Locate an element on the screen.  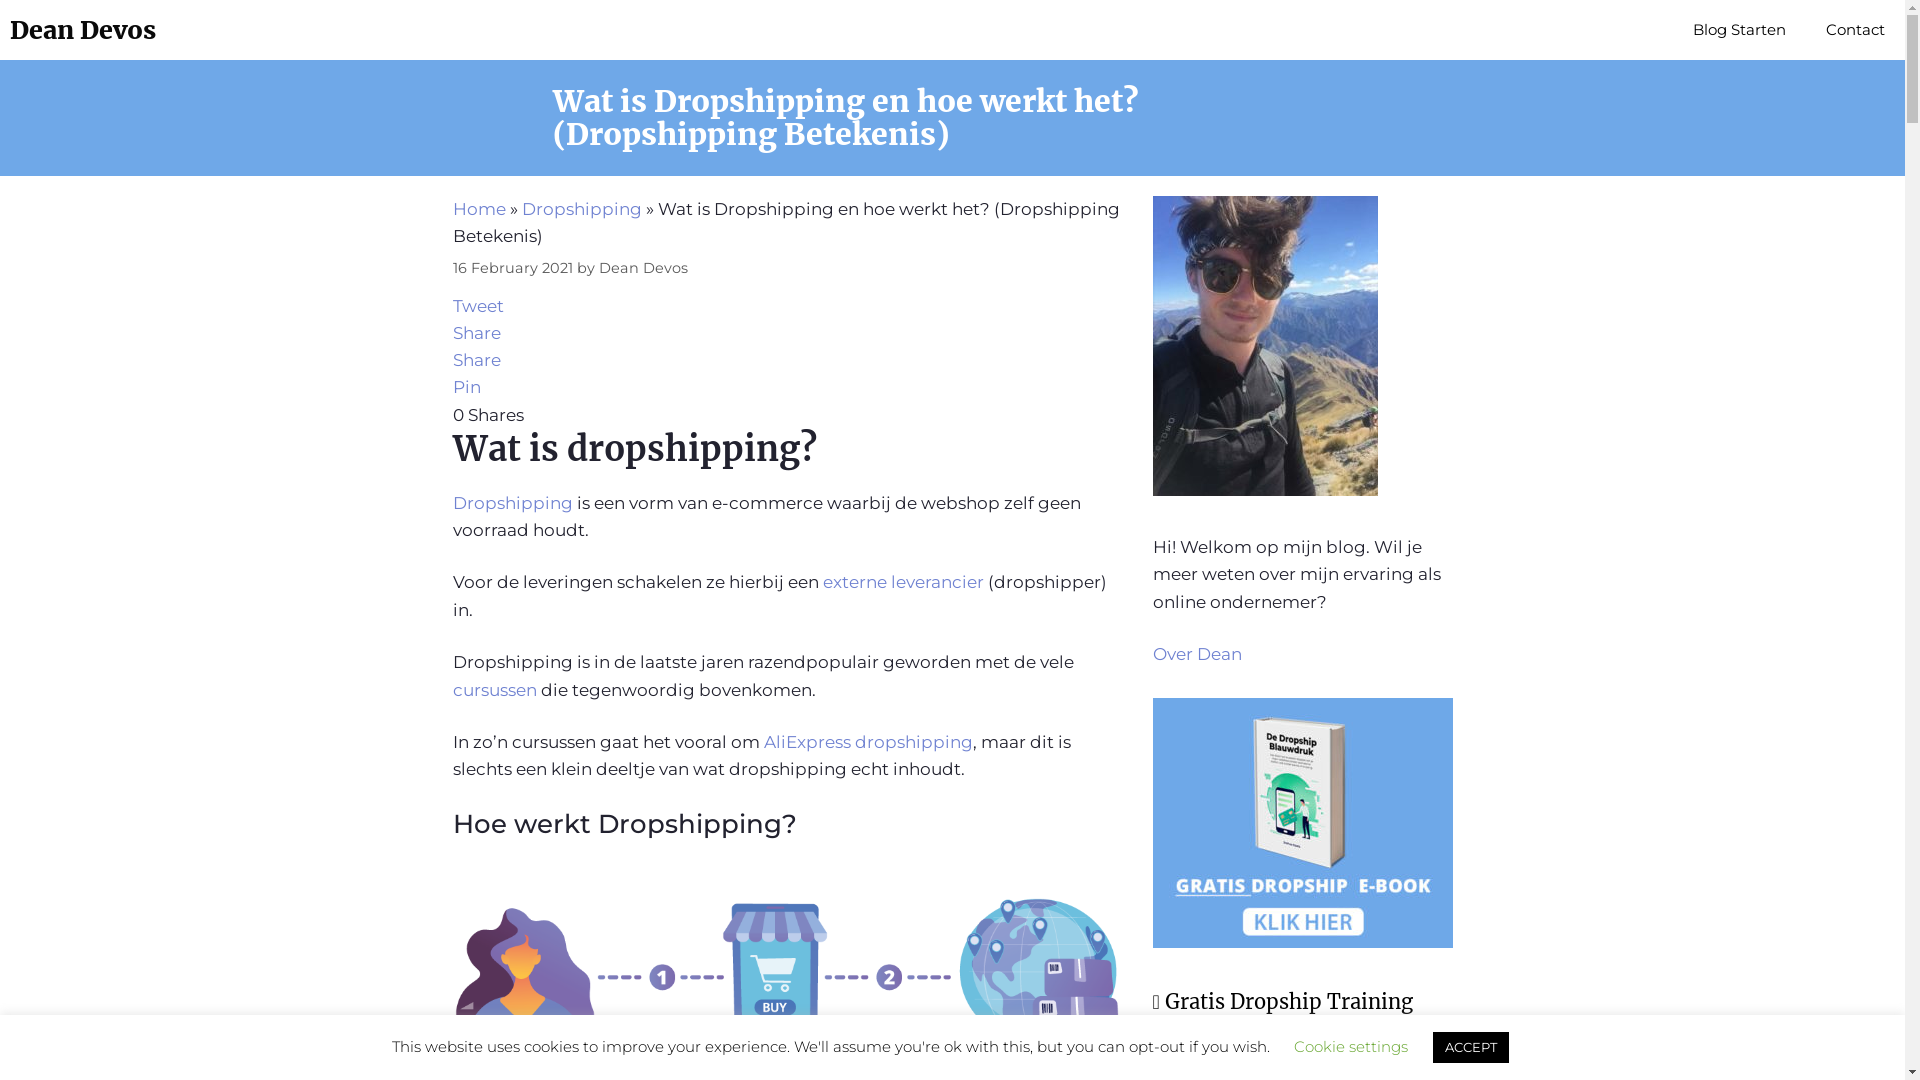
'Dean Devos' is located at coordinates (81, 30).